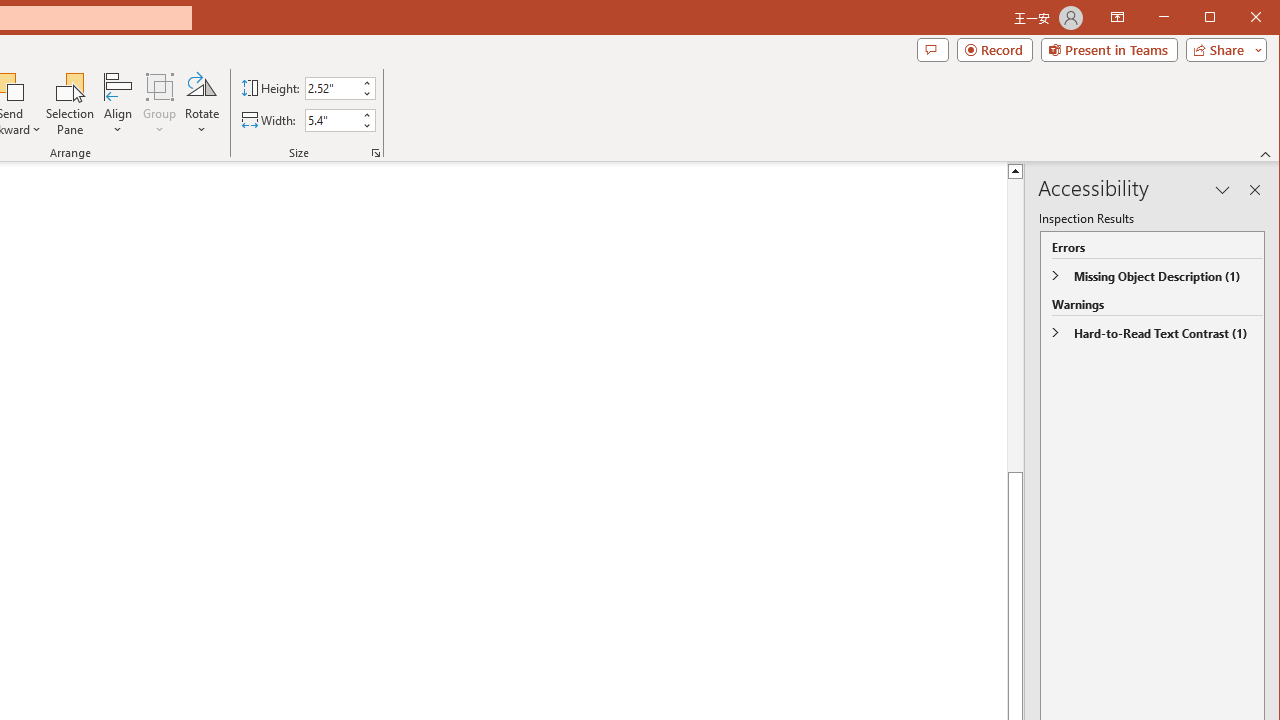 The image size is (1280, 720). Describe the element at coordinates (1238, 19) in the screenshot. I see `'Maximize'` at that location.